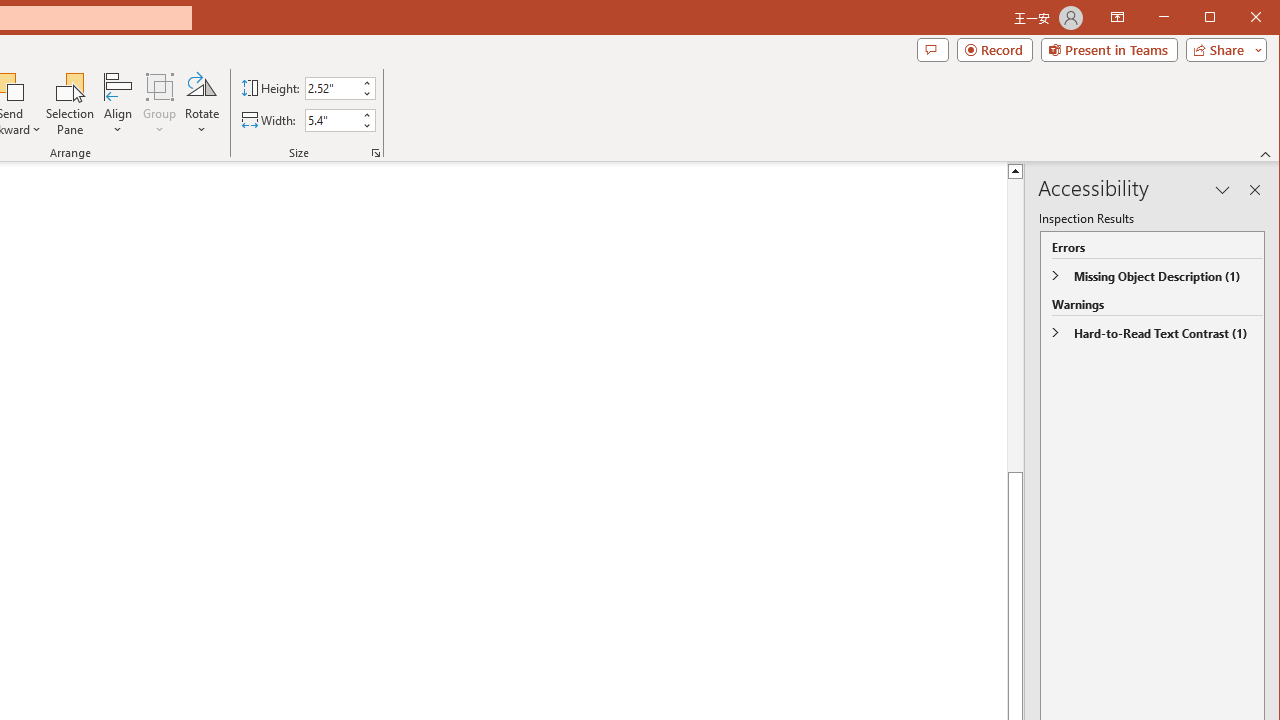 The image size is (1280, 720). Describe the element at coordinates (1238, 19) in the screenshot. I see `'Maximize'` at that location.